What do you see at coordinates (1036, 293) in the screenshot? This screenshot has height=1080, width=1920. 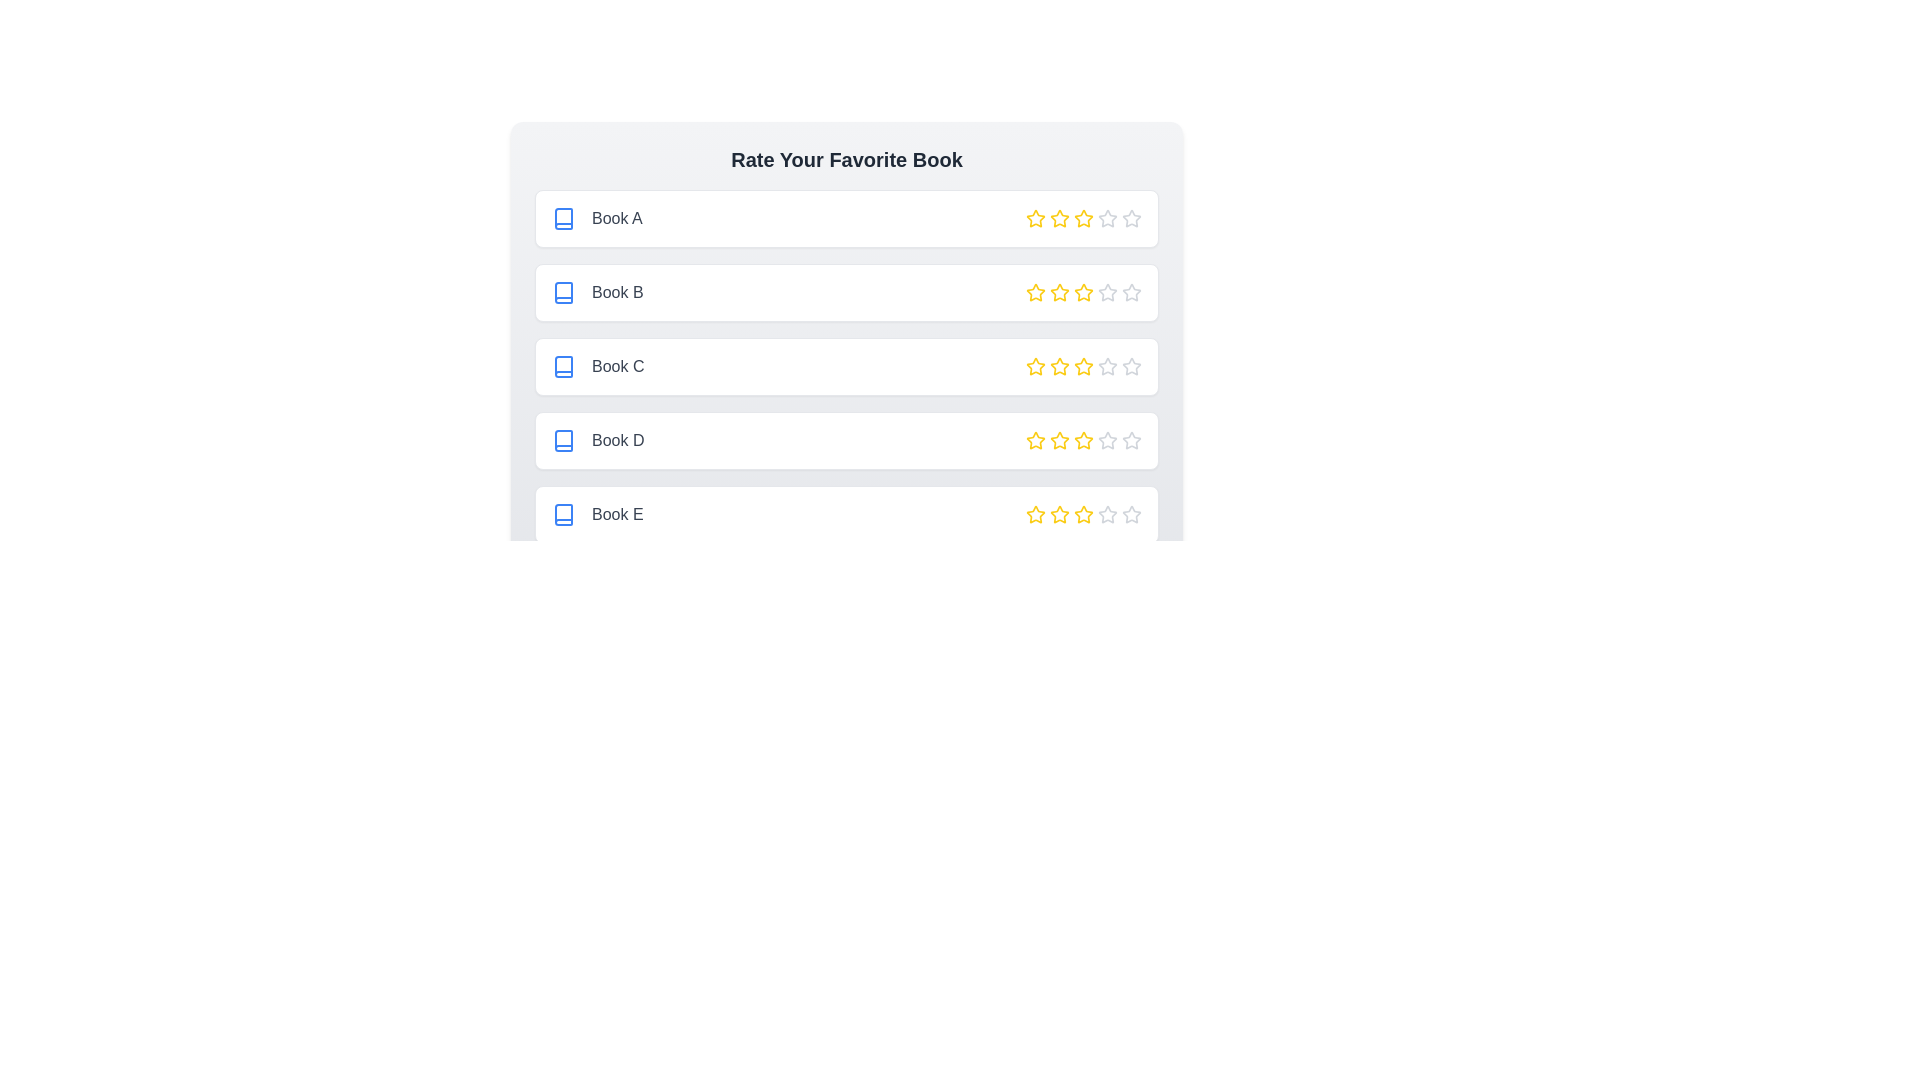 I see `the star corresponding to 1 stars for the book titled Book B` at bounding box center [1036, 293].